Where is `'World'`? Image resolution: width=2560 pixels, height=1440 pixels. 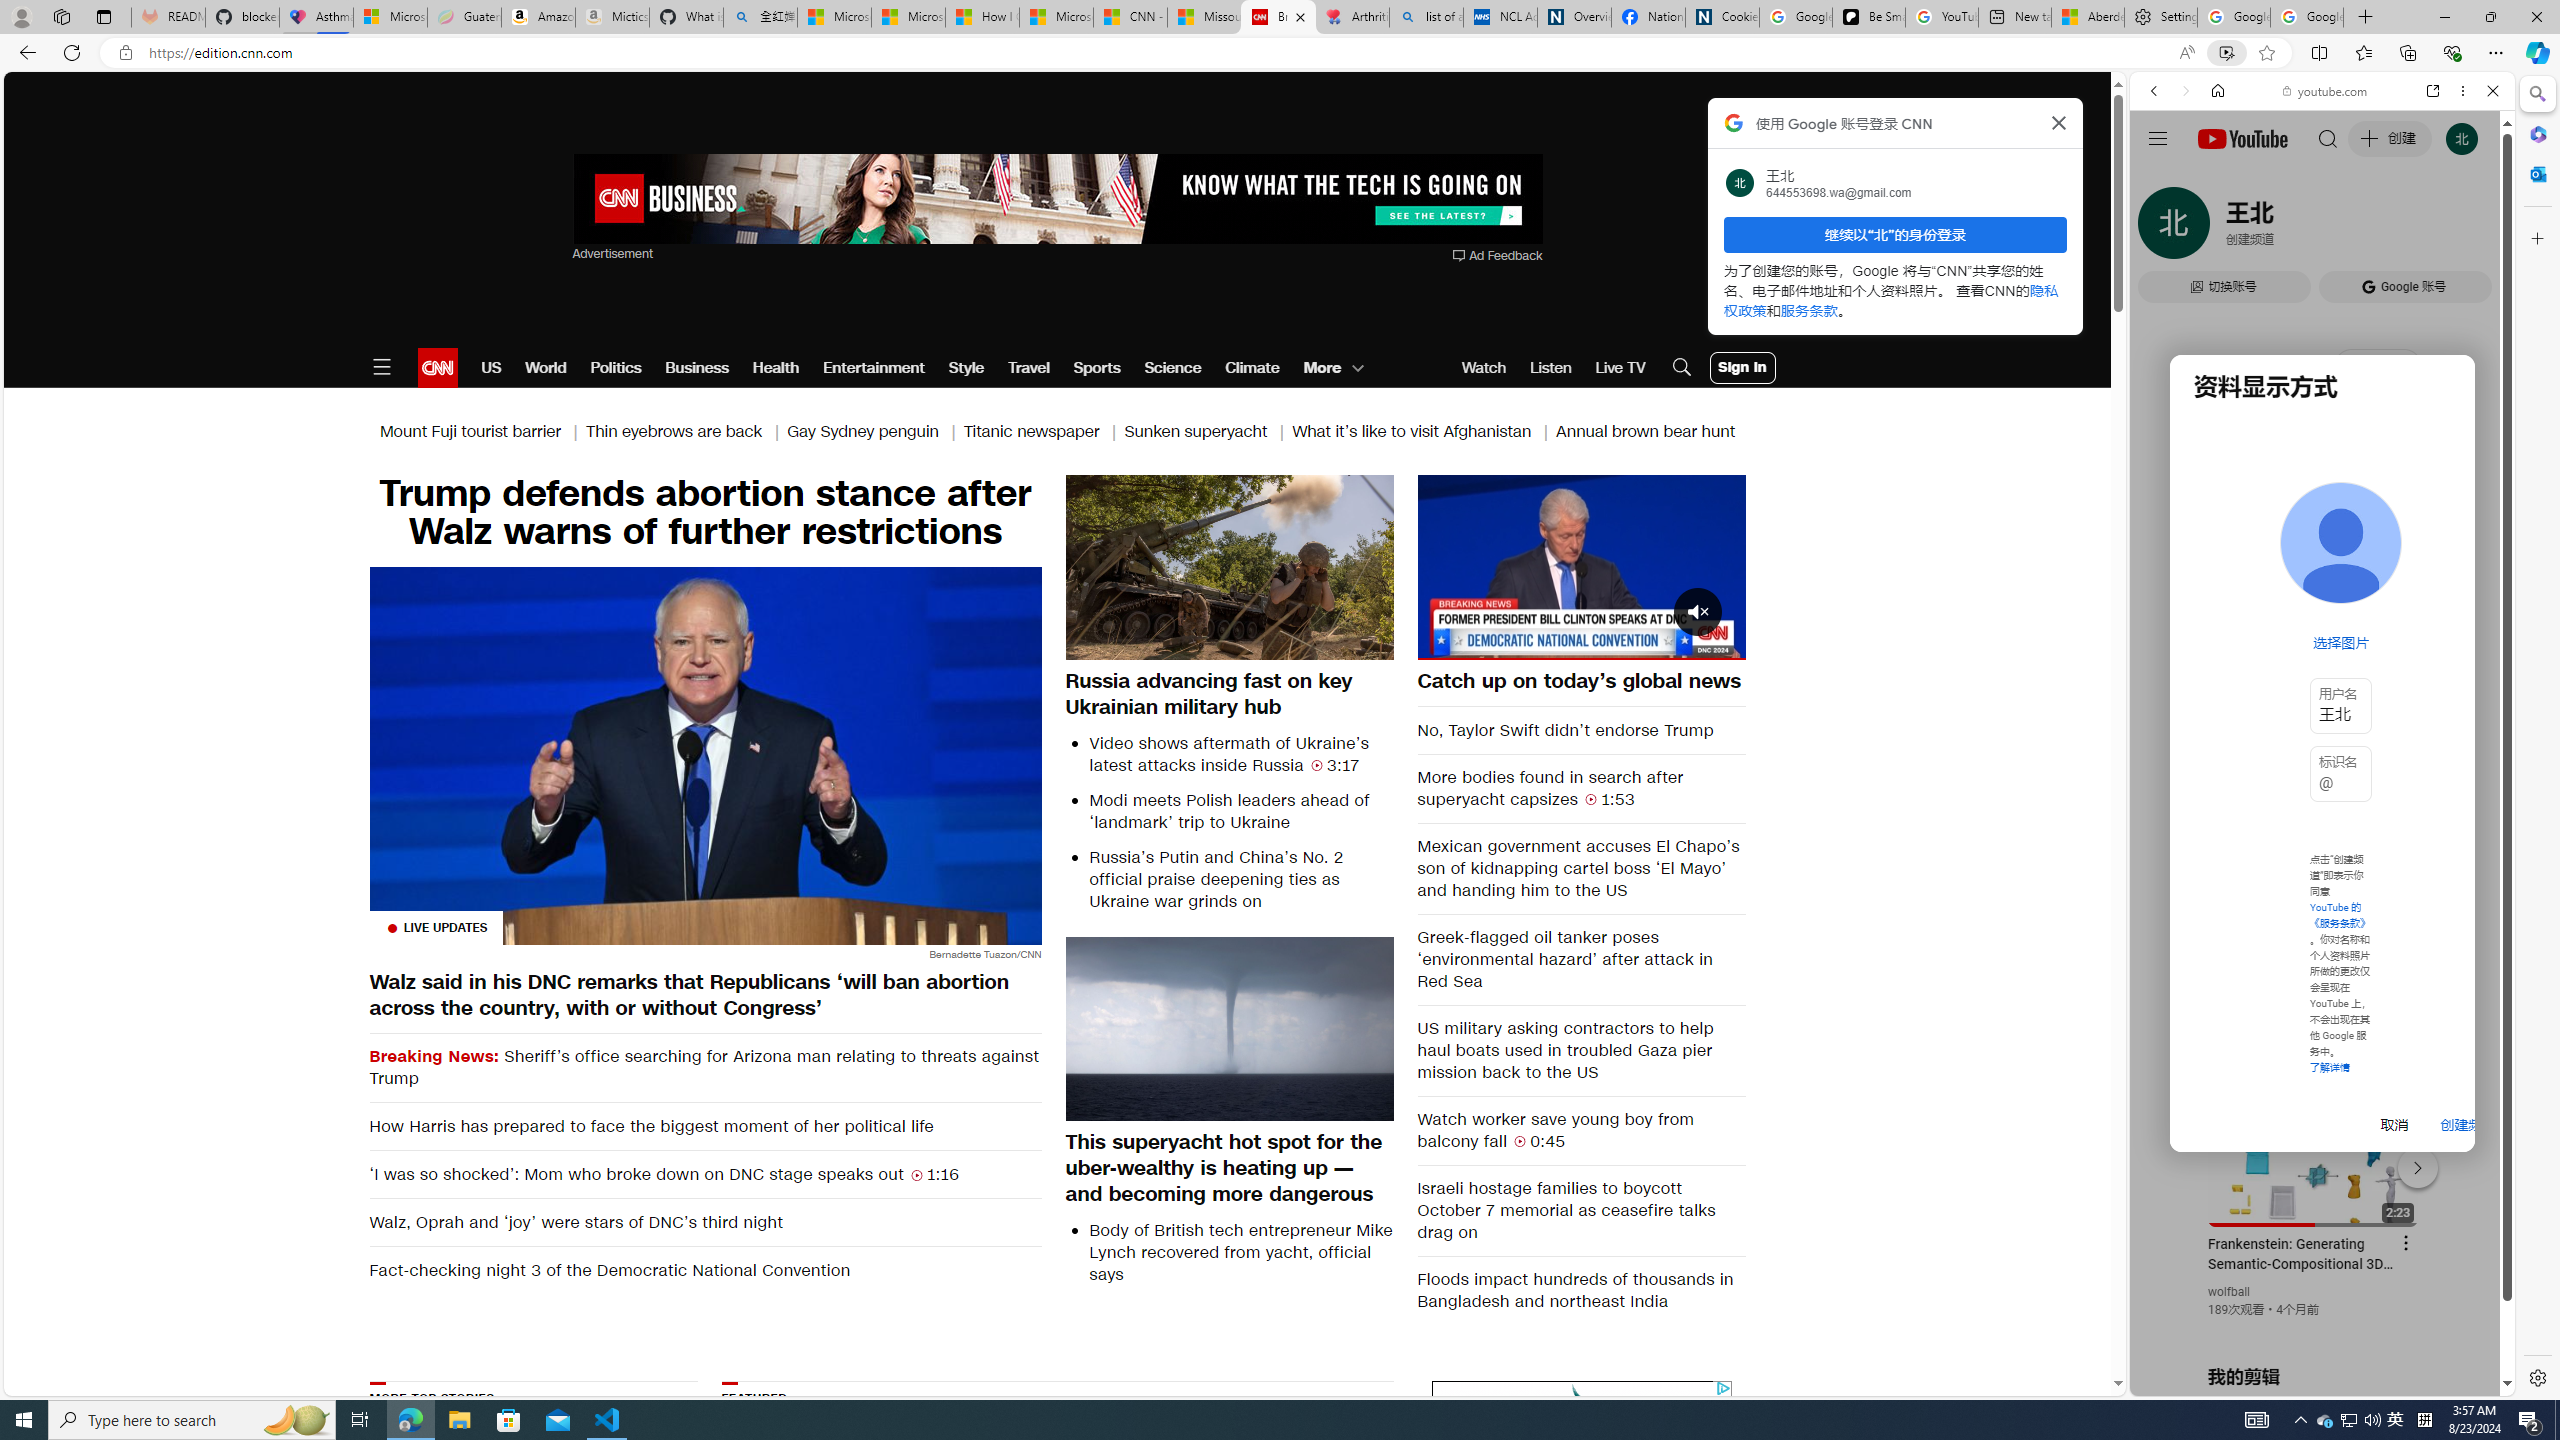 'World' is located at coordinates (545, 367).